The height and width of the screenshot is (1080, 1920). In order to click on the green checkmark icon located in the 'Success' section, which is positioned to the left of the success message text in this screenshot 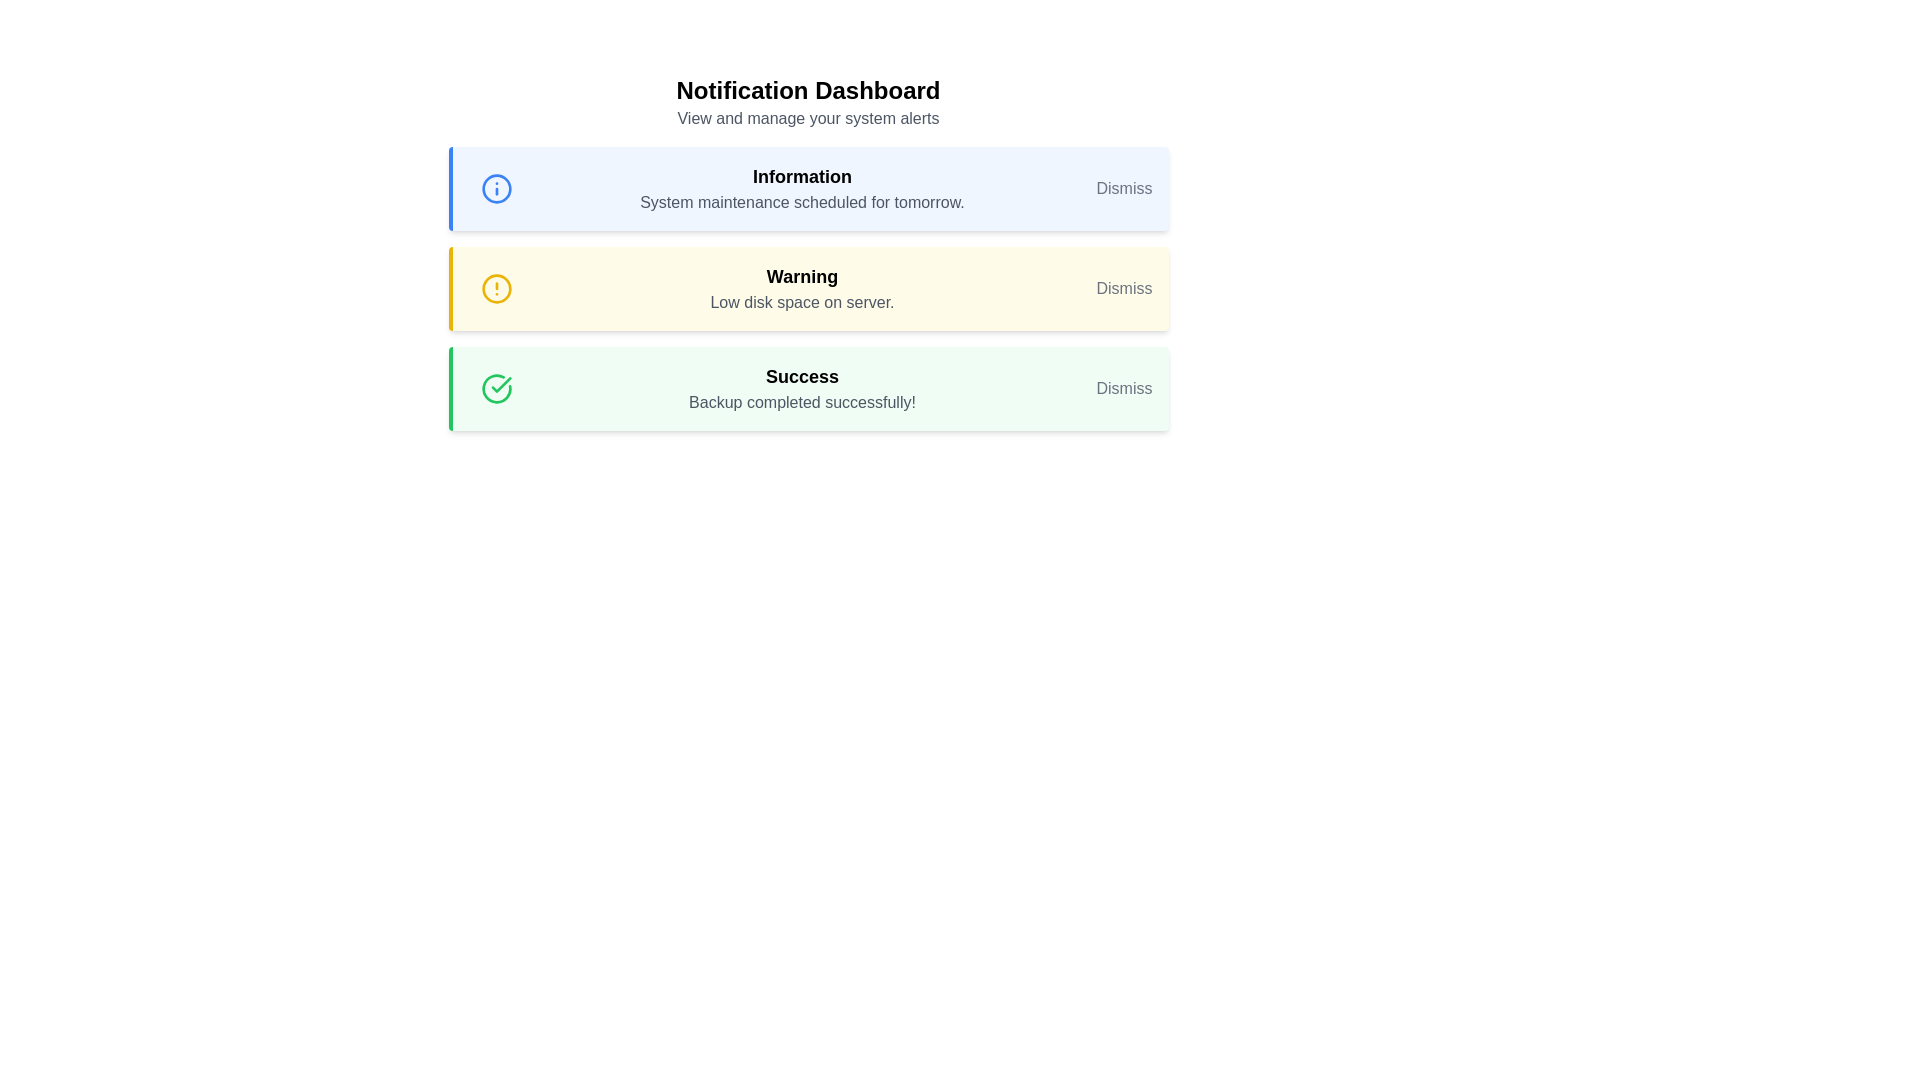, I will do `click(501, 385)`.